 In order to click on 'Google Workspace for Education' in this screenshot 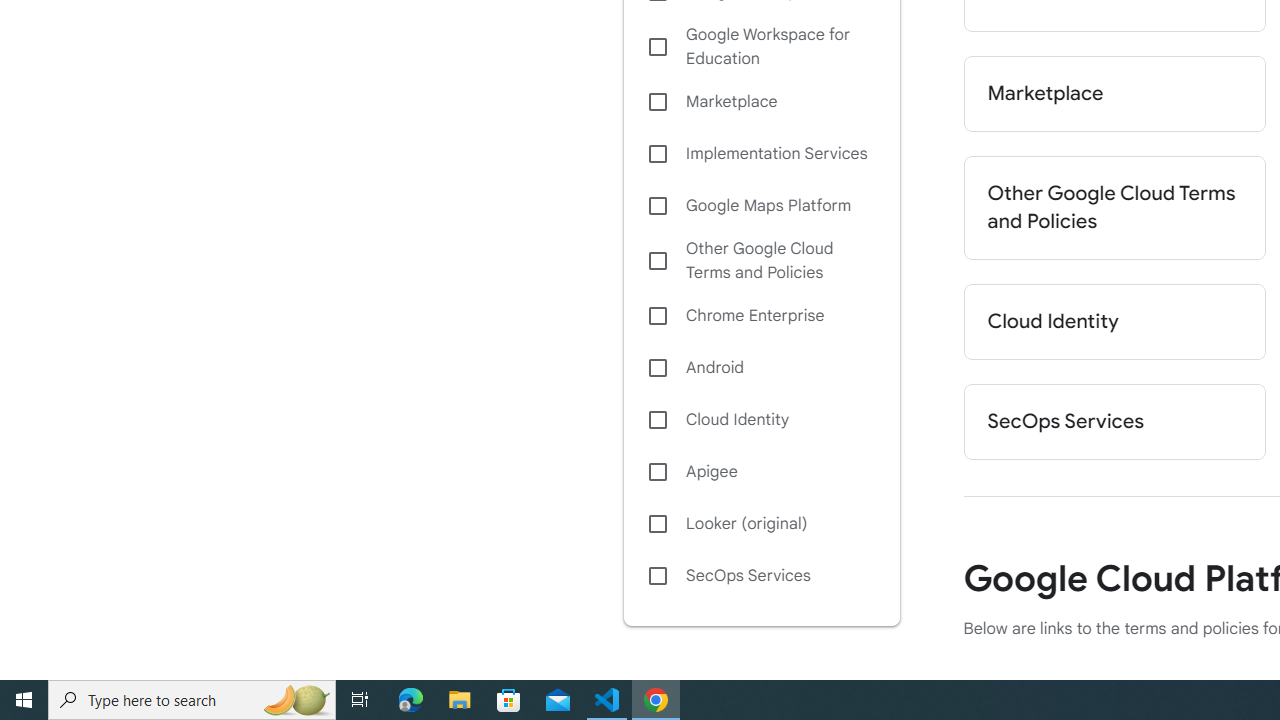, I will do `click(760, 46)`.